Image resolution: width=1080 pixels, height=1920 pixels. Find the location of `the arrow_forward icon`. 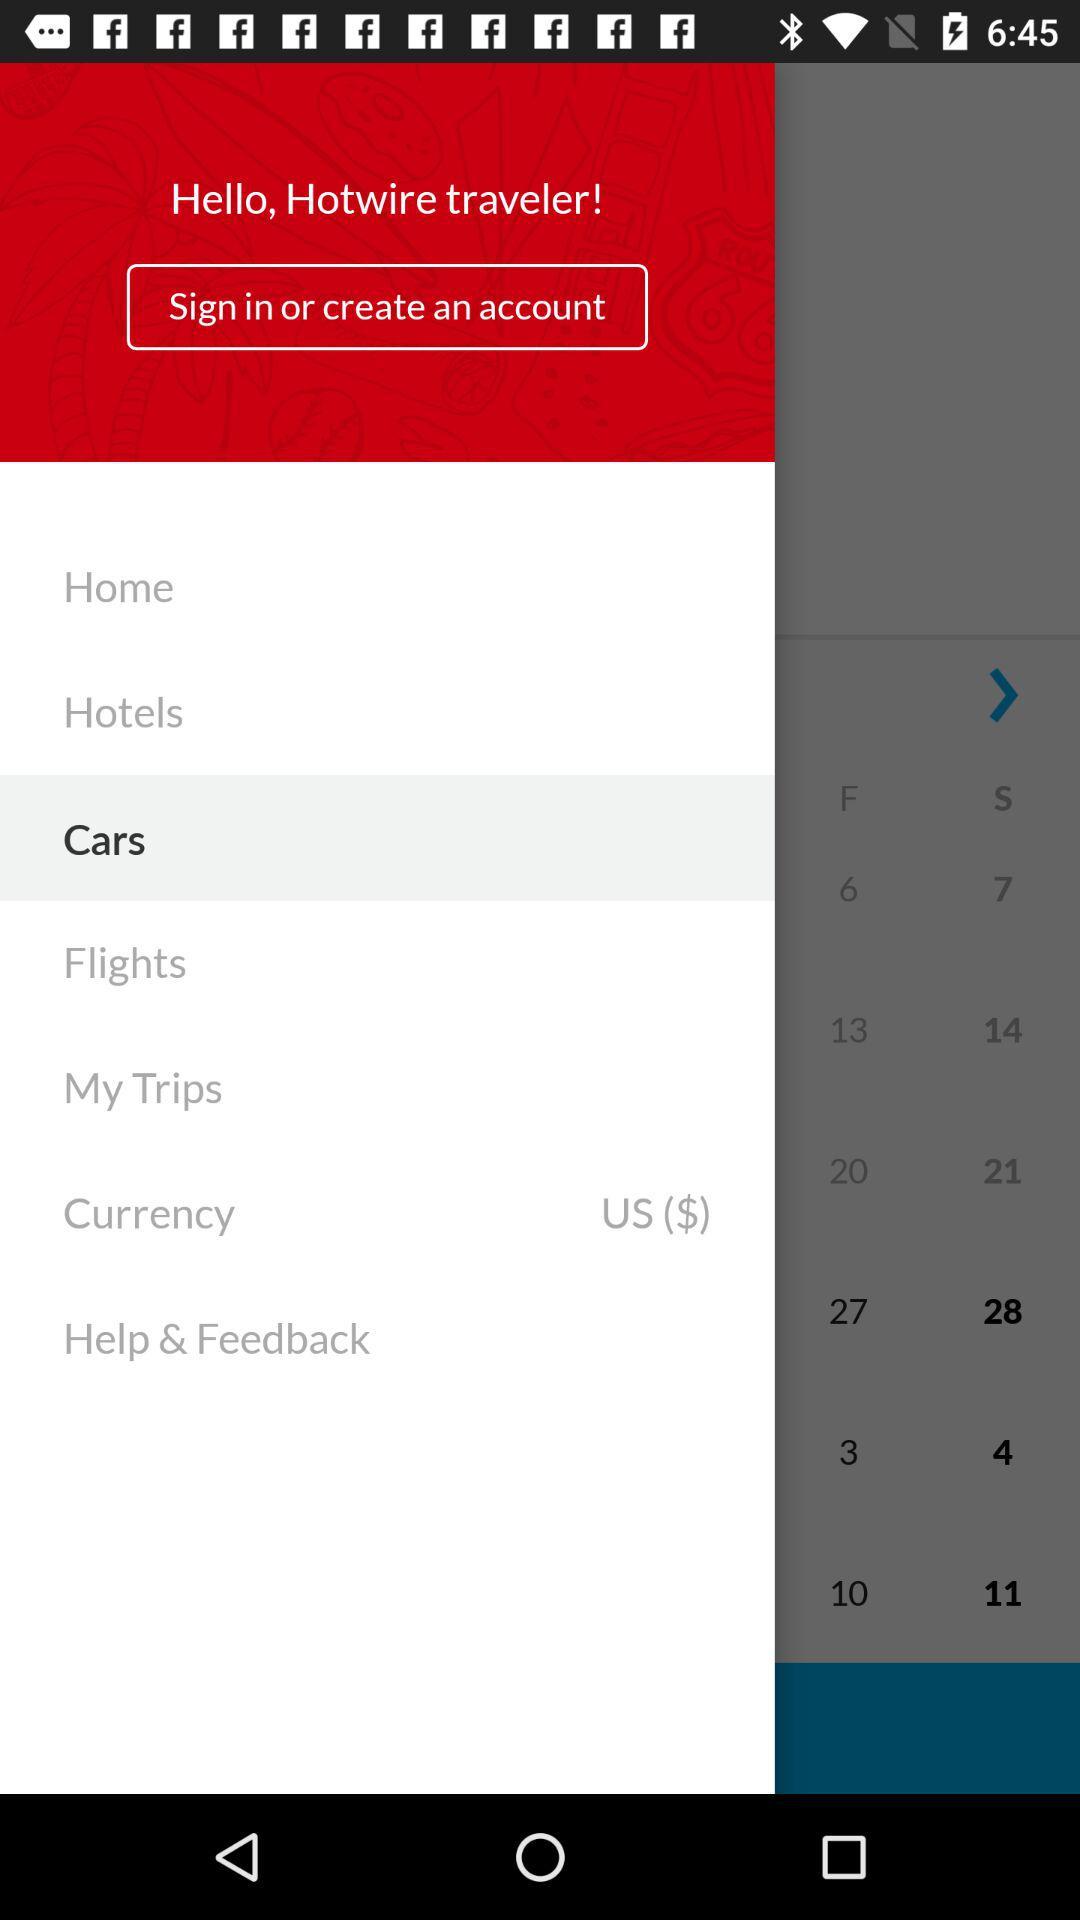

the arrow_forward icon is located at coordinates (1002, 708).